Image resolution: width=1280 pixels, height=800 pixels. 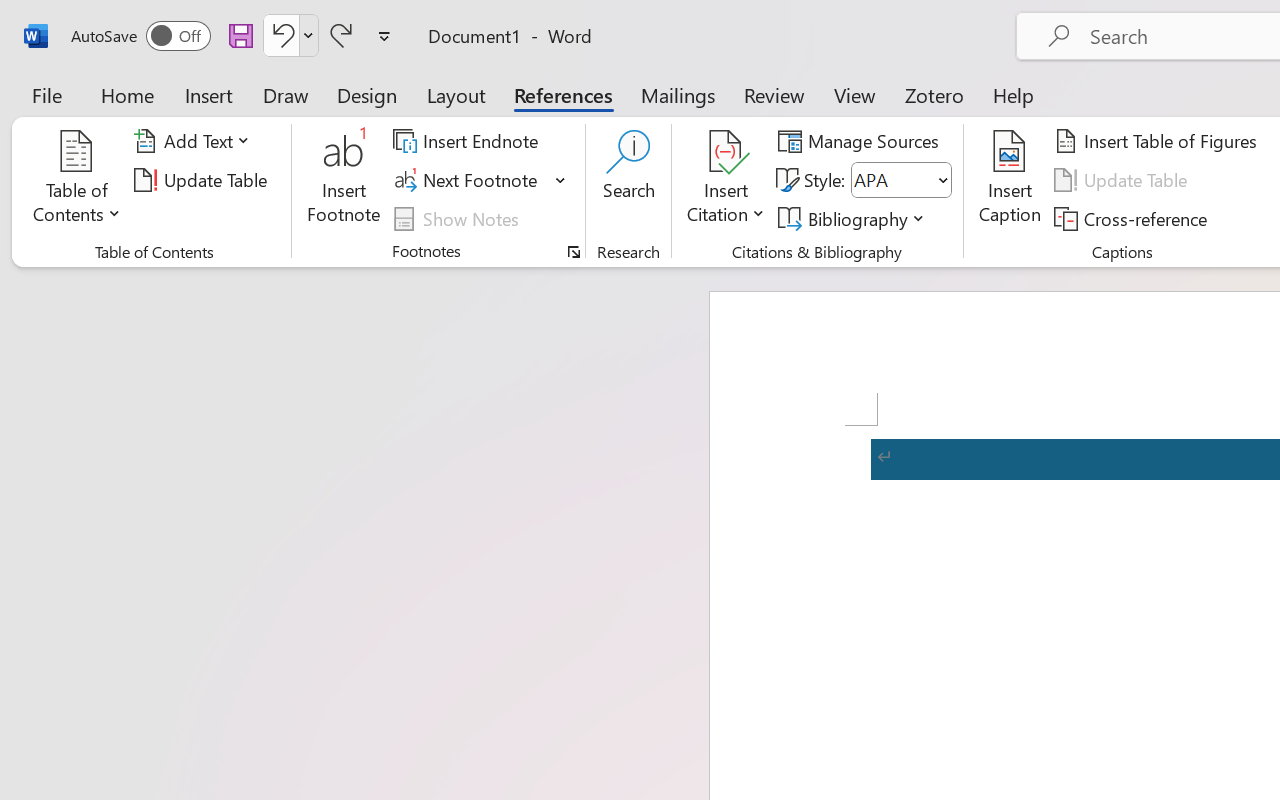 I want to click on 'Next Footnote', so click(x=467, y=179).